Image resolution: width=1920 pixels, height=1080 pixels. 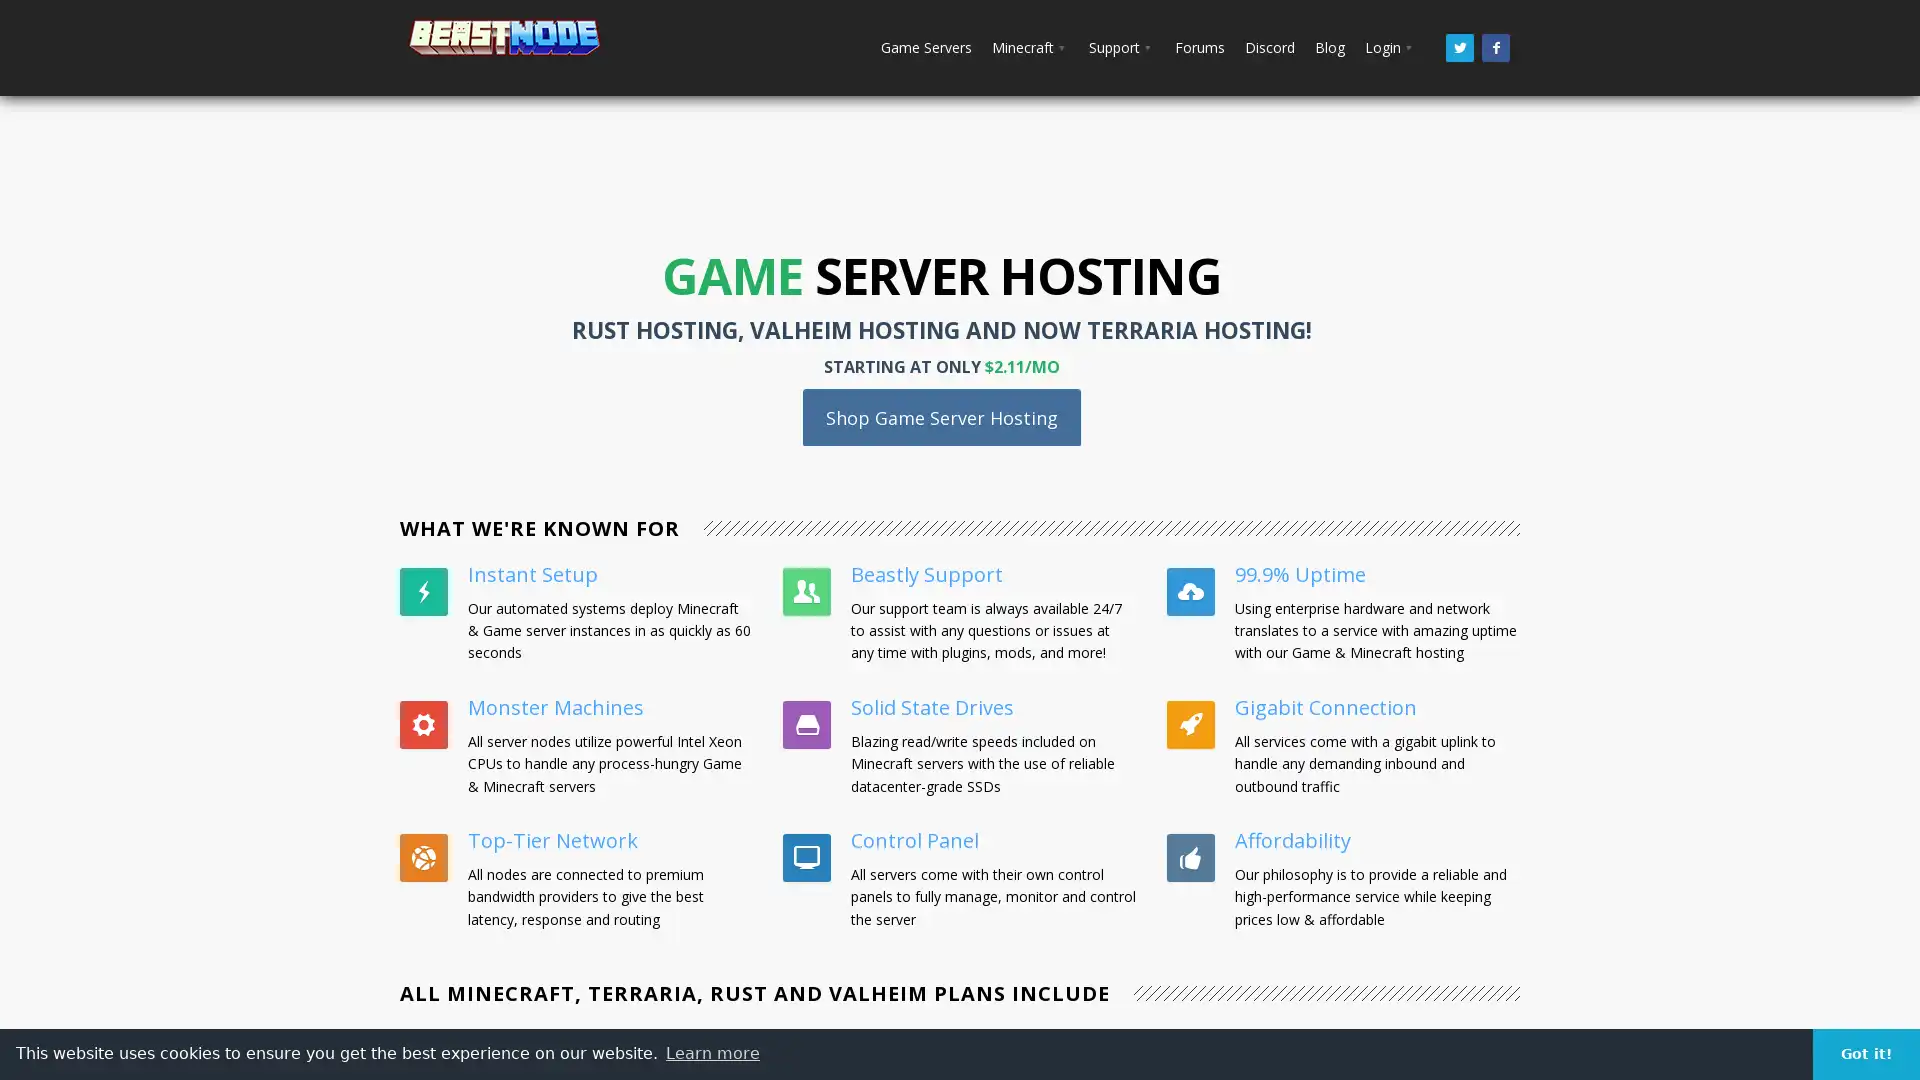 What do you see at coordinates (713, 1052) in the screenshot?
I see `learn more about cookies` at bounding box center [713, 1052].